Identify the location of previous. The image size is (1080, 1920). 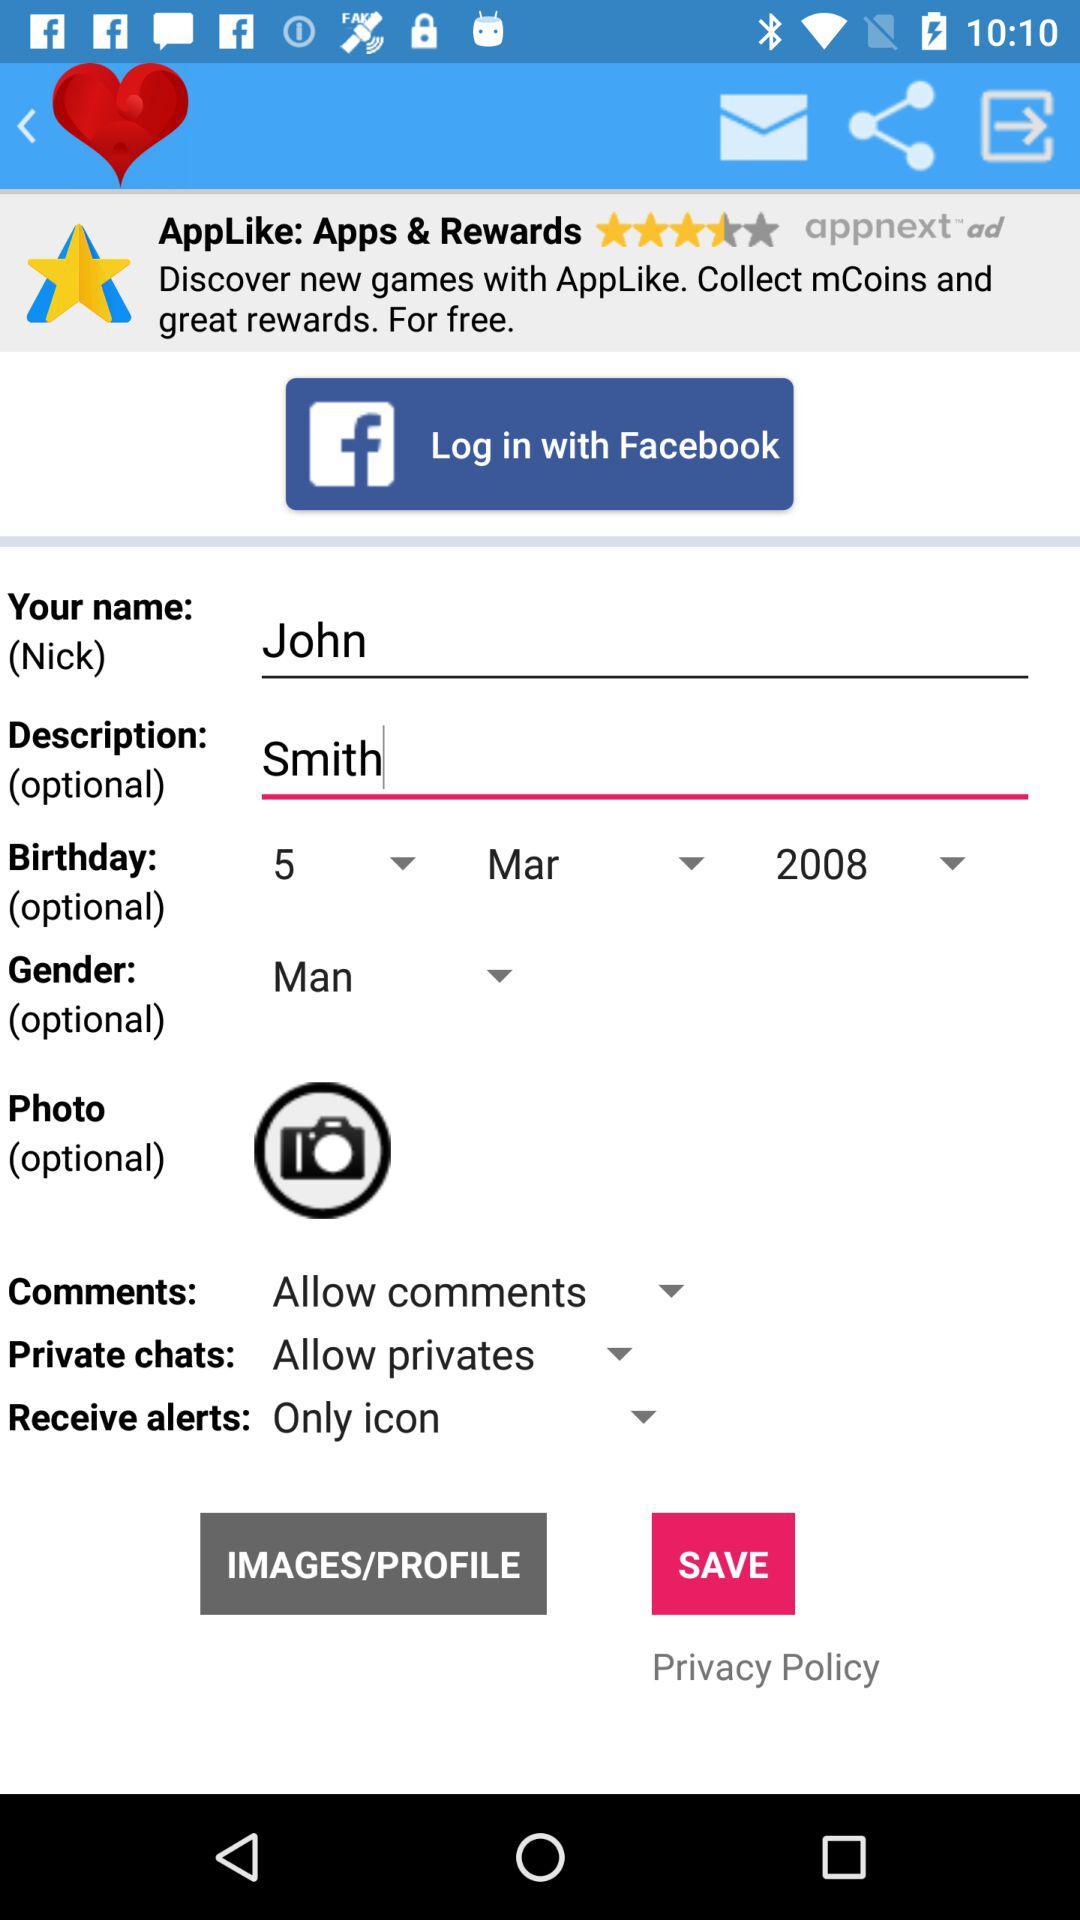
(26, 124).